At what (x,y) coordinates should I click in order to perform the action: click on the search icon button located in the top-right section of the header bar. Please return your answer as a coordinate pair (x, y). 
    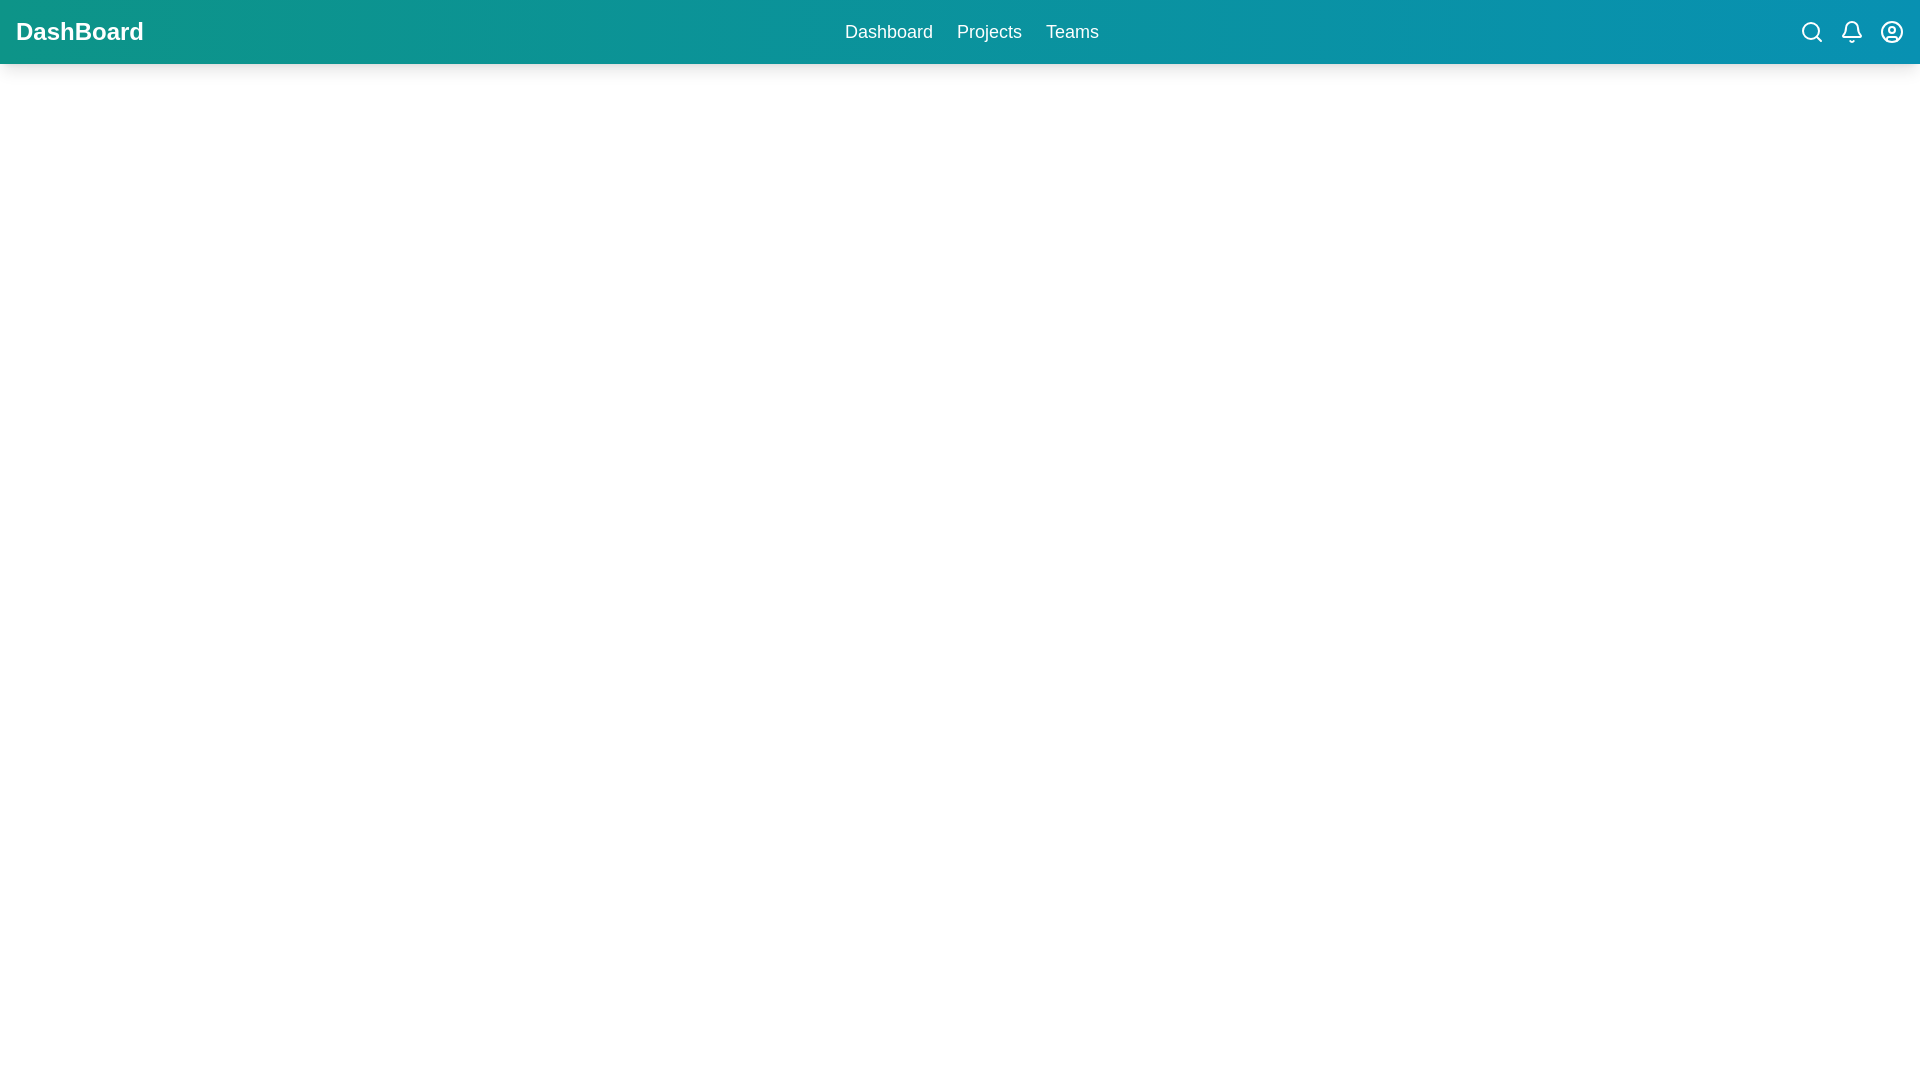
    Looking at the image, I should click on (1811, 31).